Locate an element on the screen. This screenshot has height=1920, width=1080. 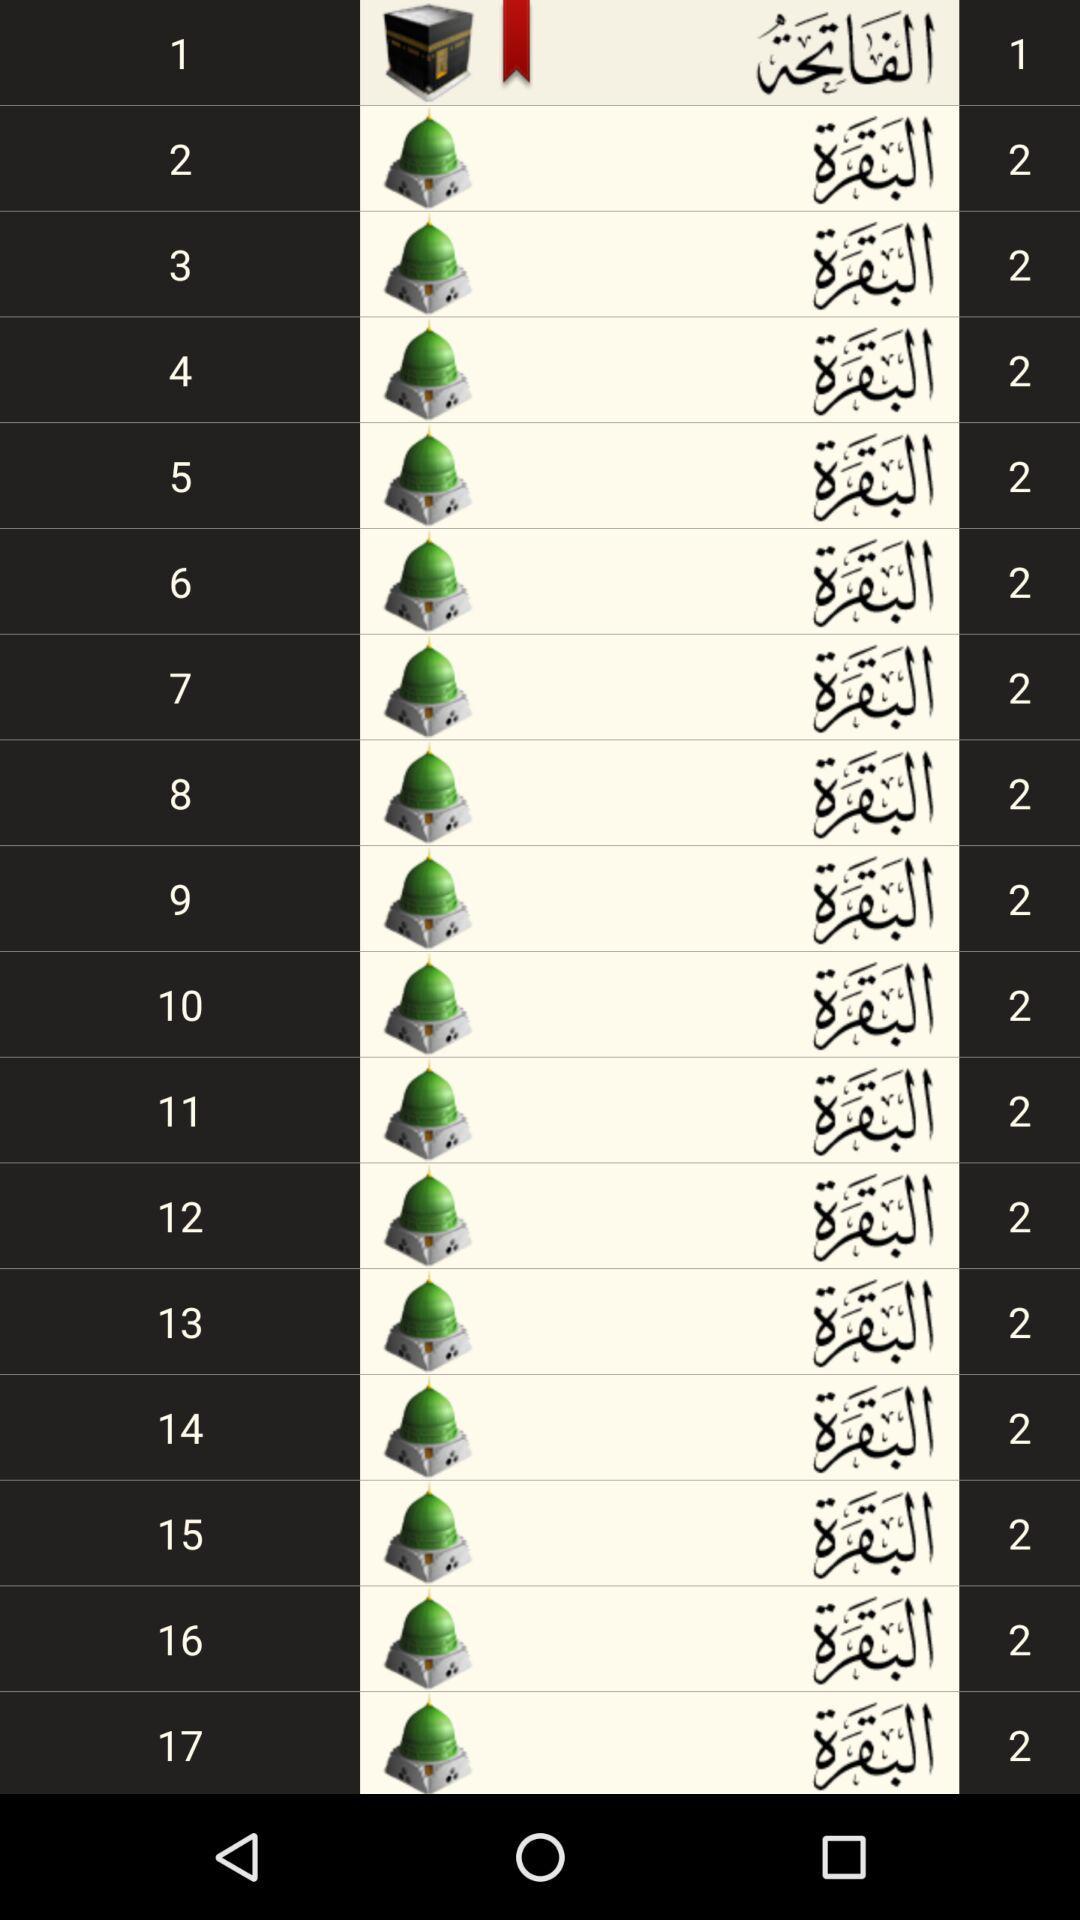
the app above 12 icon is located at coordinates (180, 1108).